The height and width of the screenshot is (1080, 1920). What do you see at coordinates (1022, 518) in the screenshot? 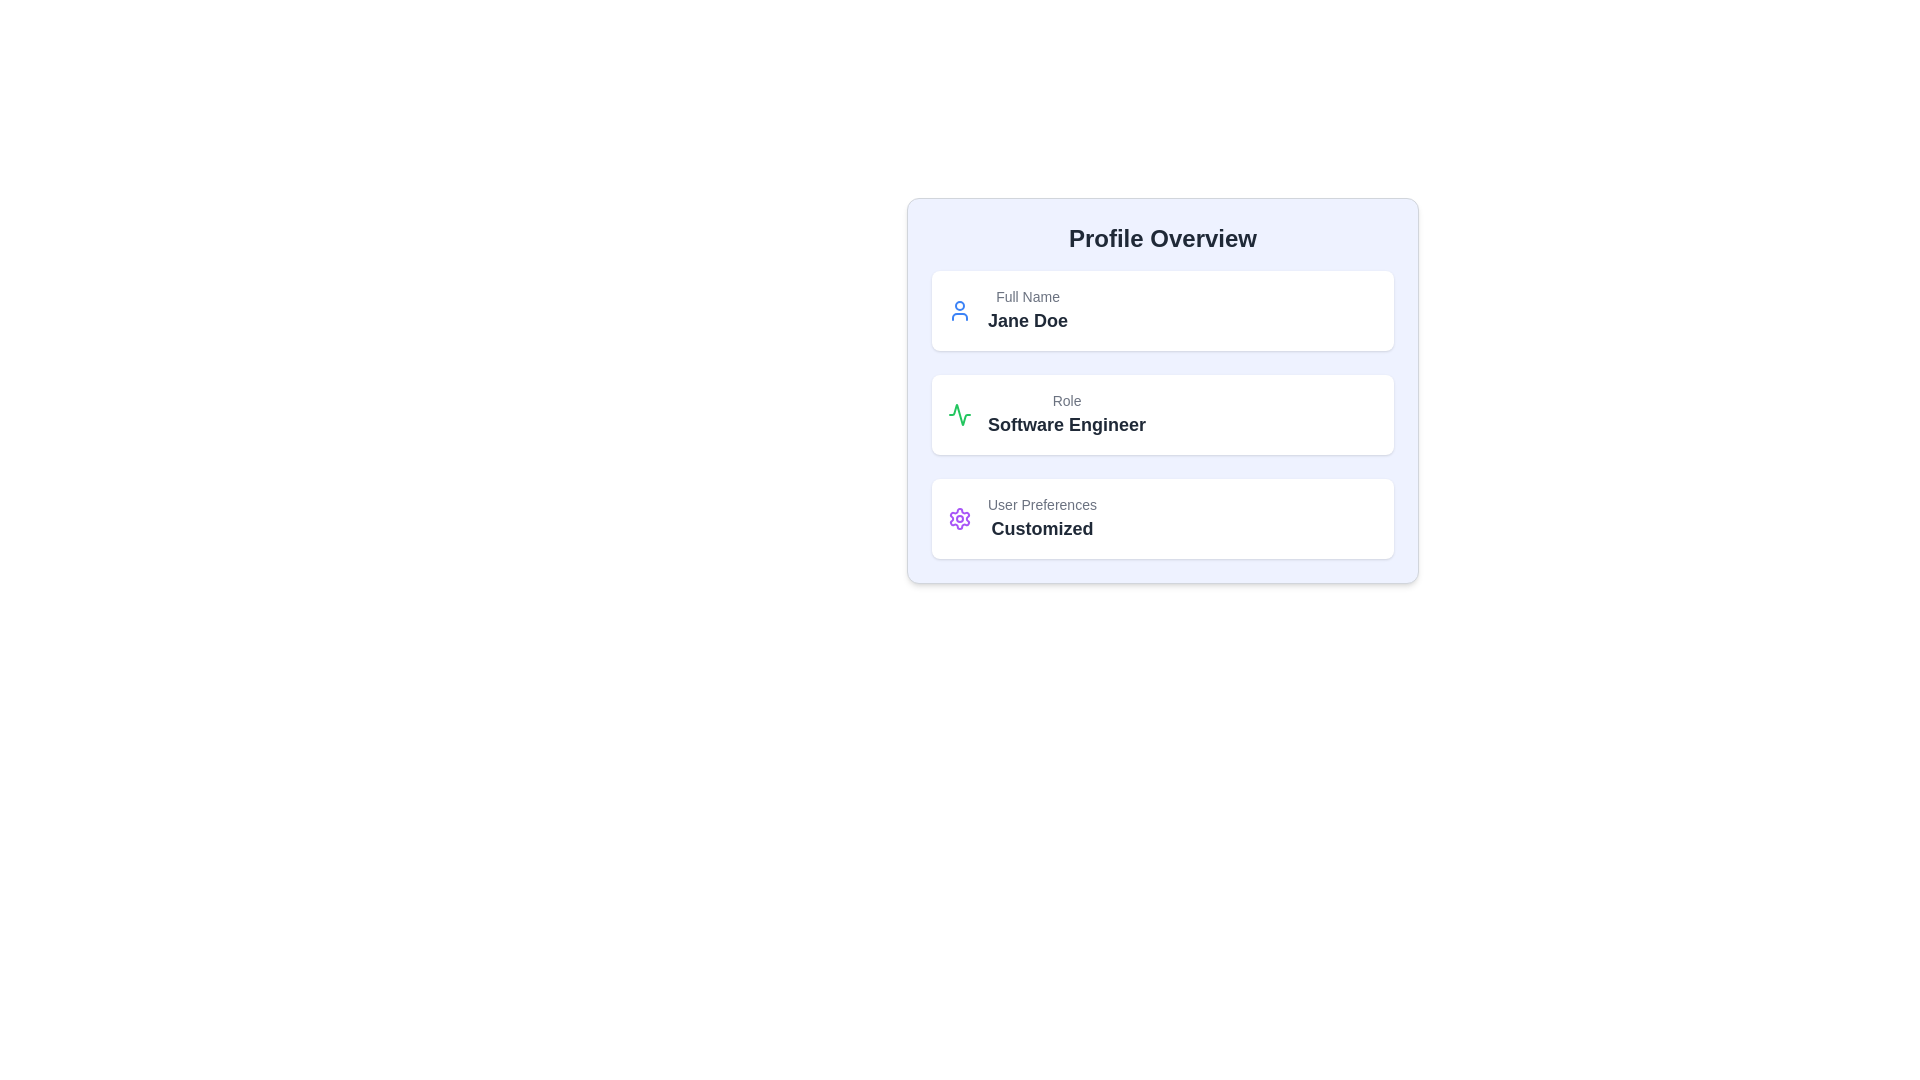
I see `the purple cogwheel icon or the text 'User Preferences' or 'Customized' in the Information display, which is the third item in a vertically stacked list at the bottom` at bounding box center [1022, 518].